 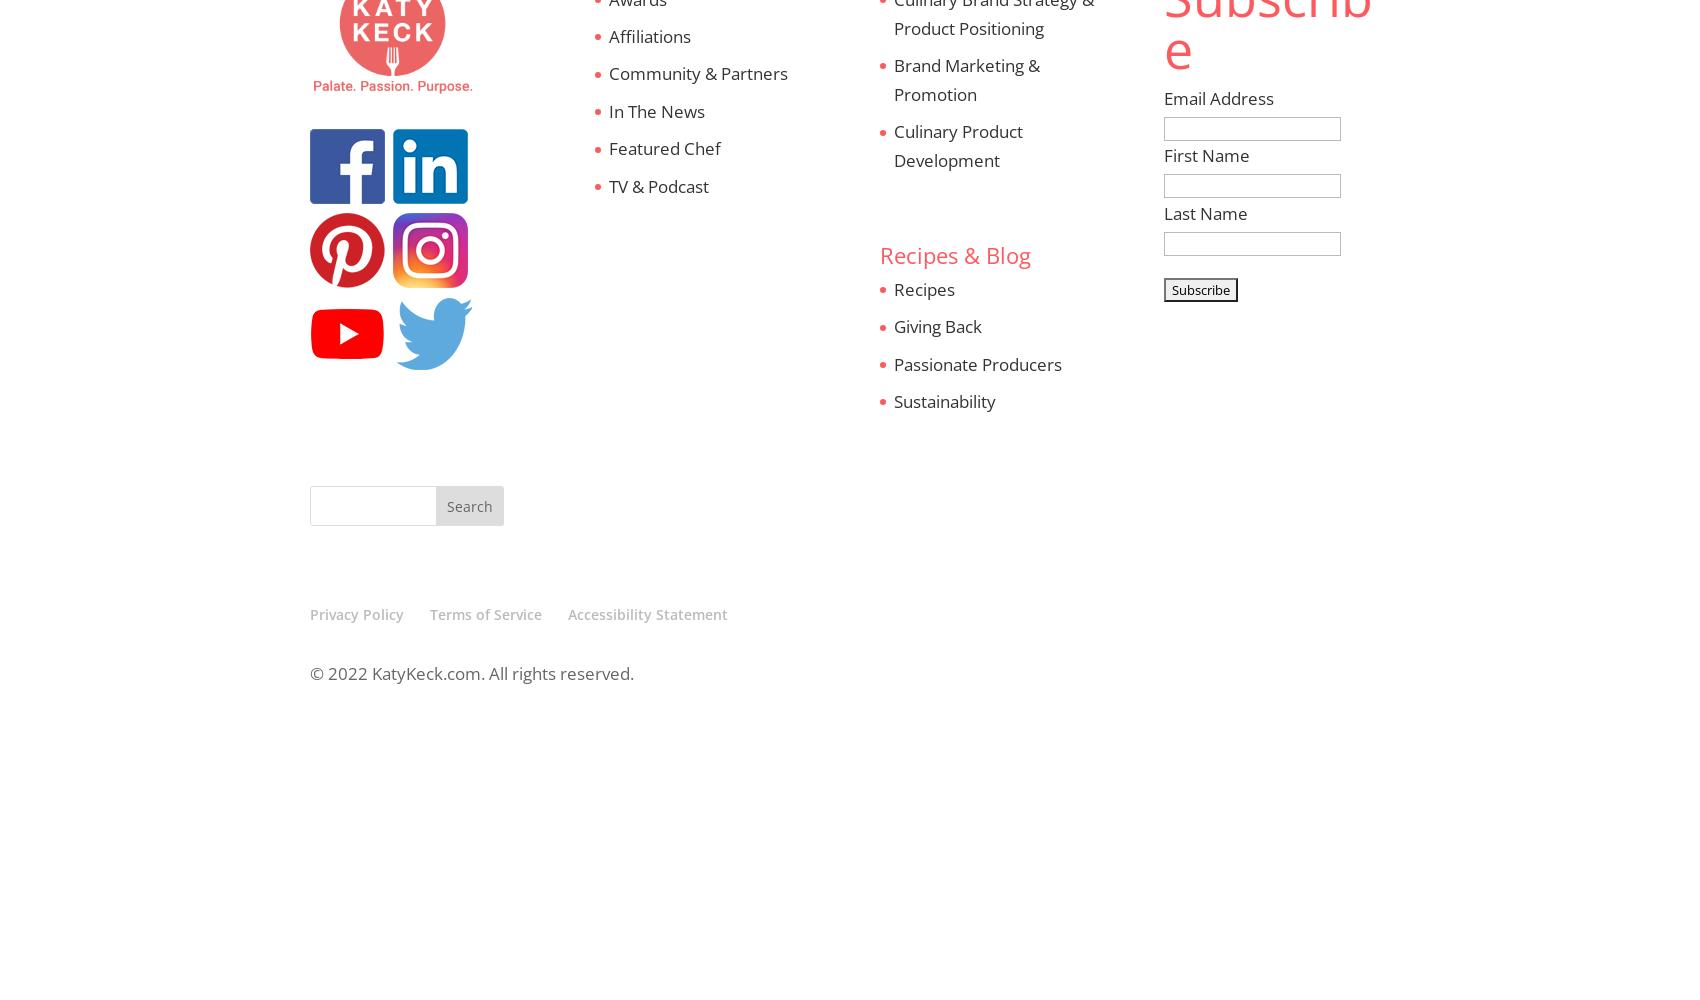 What do you see at coordinates (697, 72) in the screenshot?
I see `'Community & Partners'` at bounding box center [697, 72].